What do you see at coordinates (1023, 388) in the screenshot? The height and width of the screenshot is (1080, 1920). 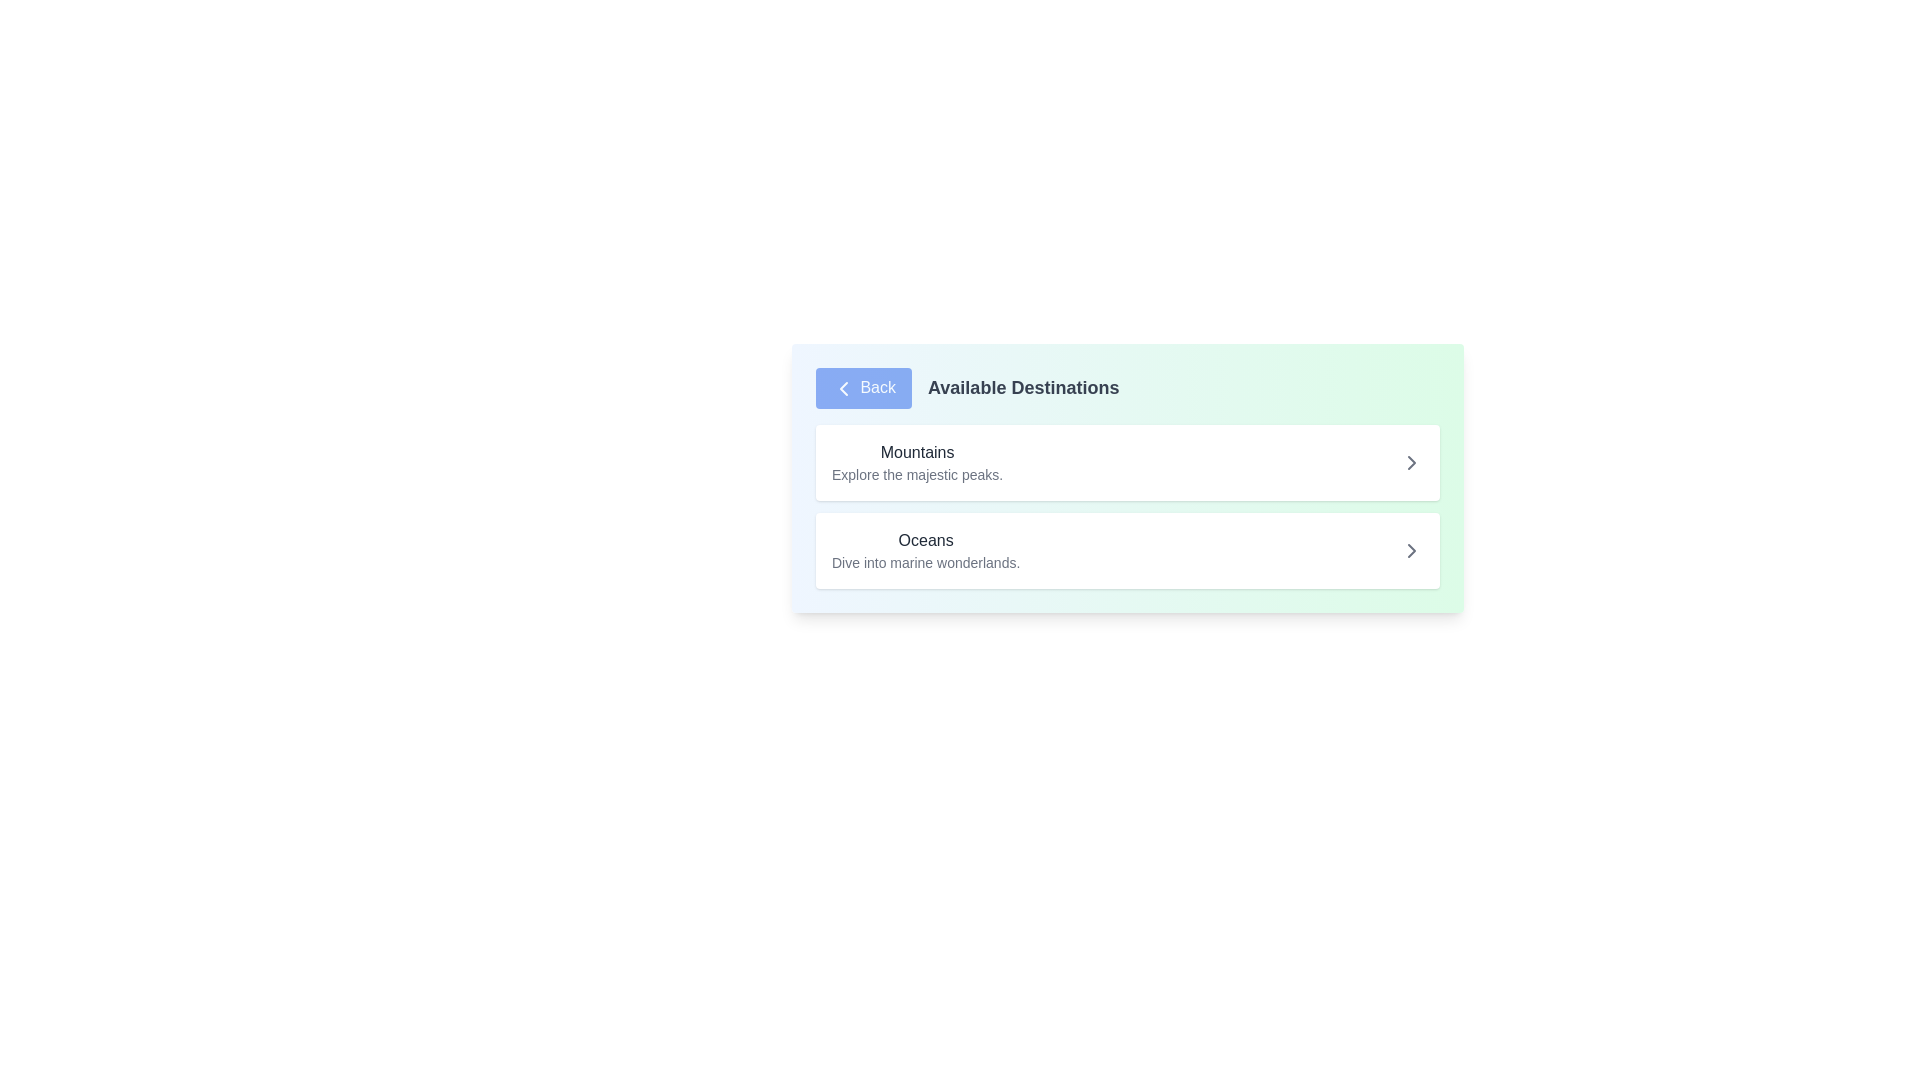 I see `the static text label displaying 'Available Destinations' in bold gray font located on the top right of the navigation bar, next to the 'Back' button` at bounding box center [1023, 388].